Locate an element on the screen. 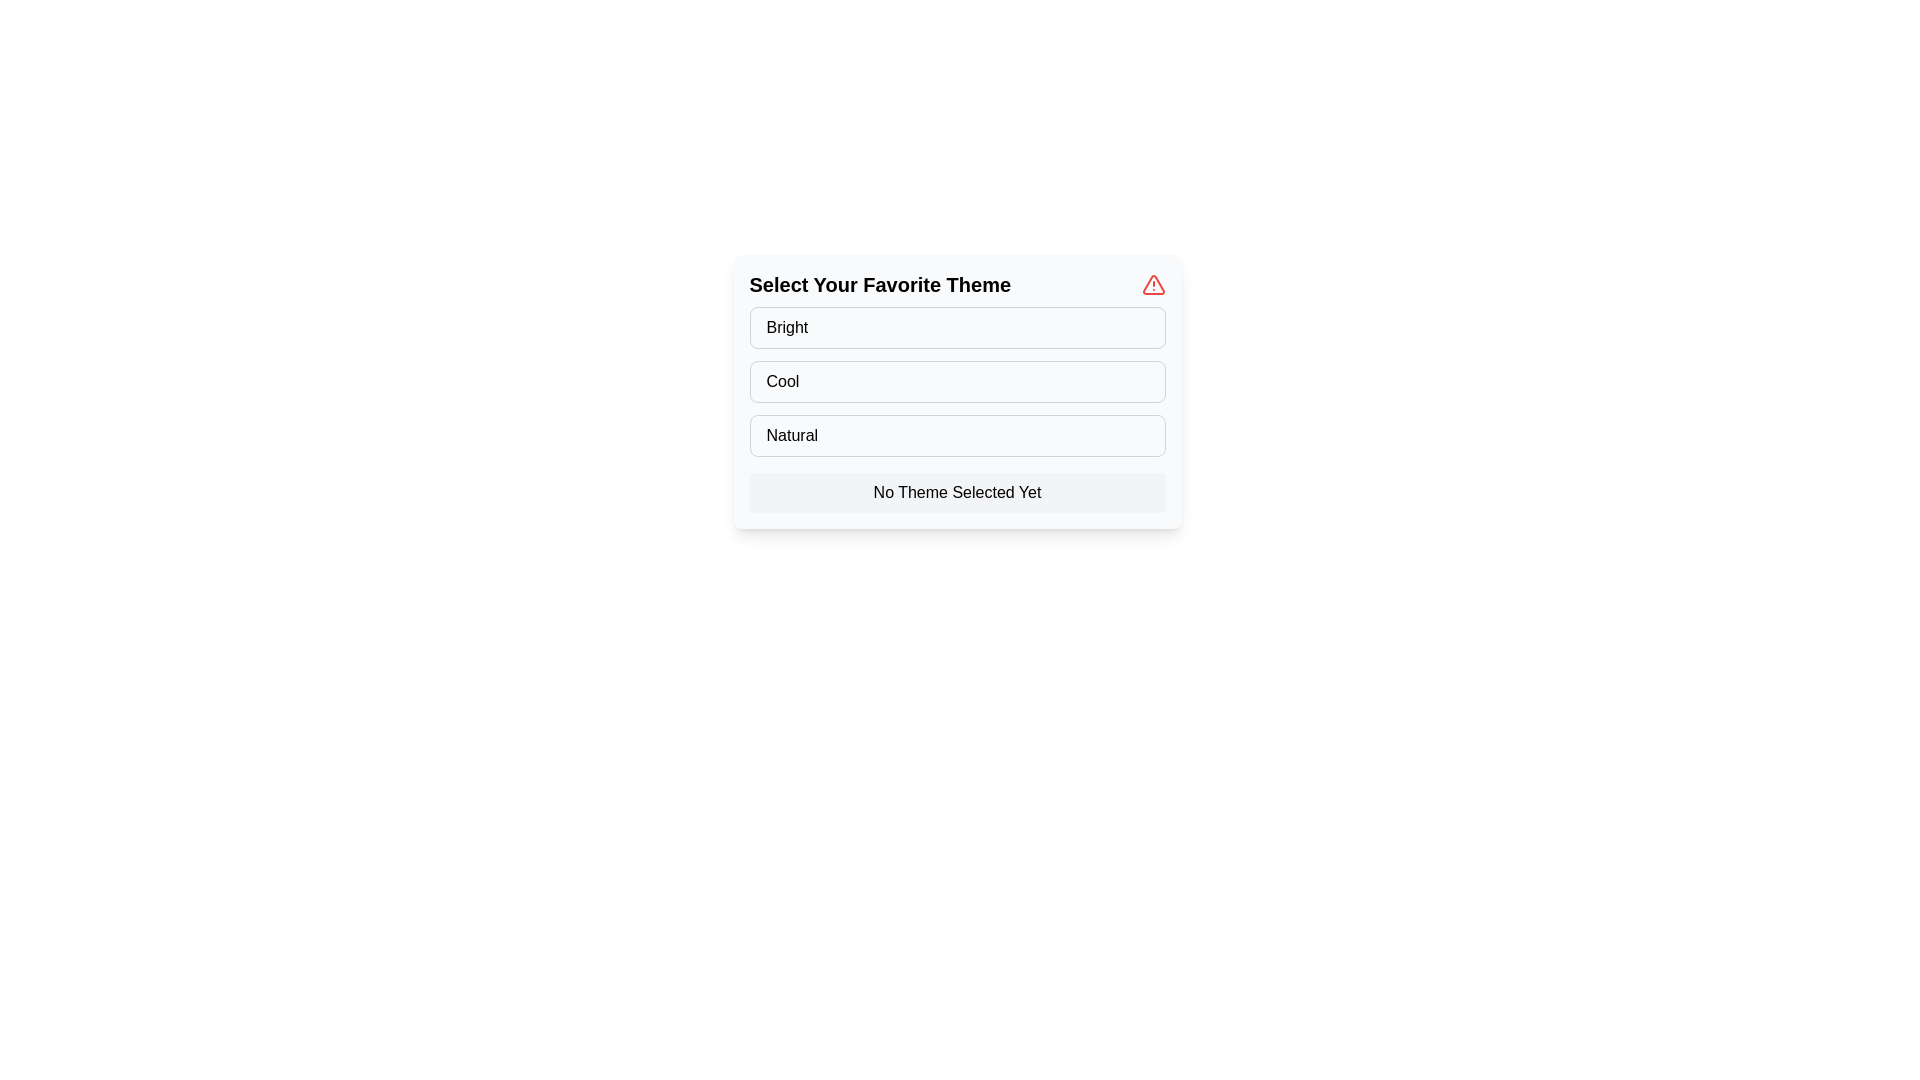 The image size is (1920, 1080). the 'Cool' theme button located within the 'Select Your Favorite Theme' card is located at coordinates (956, 381).